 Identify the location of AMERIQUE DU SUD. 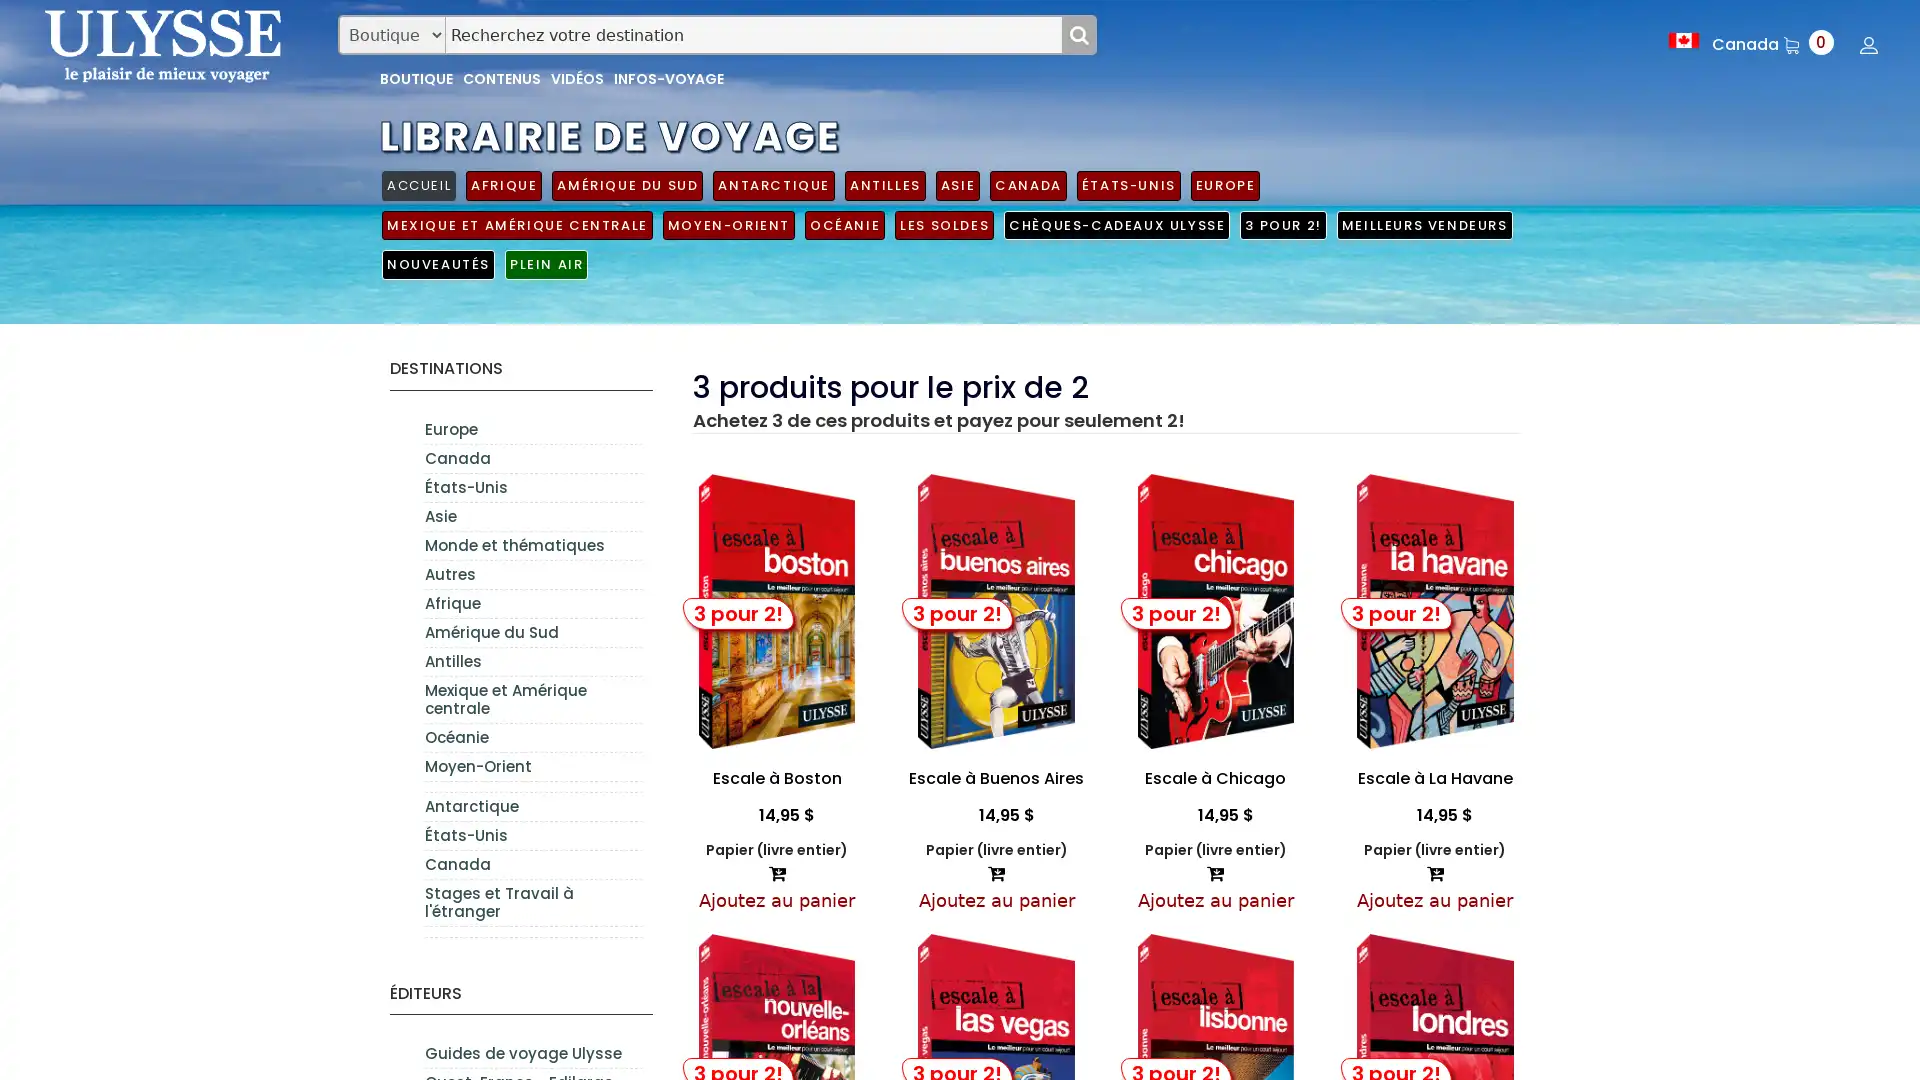
(626, 185).